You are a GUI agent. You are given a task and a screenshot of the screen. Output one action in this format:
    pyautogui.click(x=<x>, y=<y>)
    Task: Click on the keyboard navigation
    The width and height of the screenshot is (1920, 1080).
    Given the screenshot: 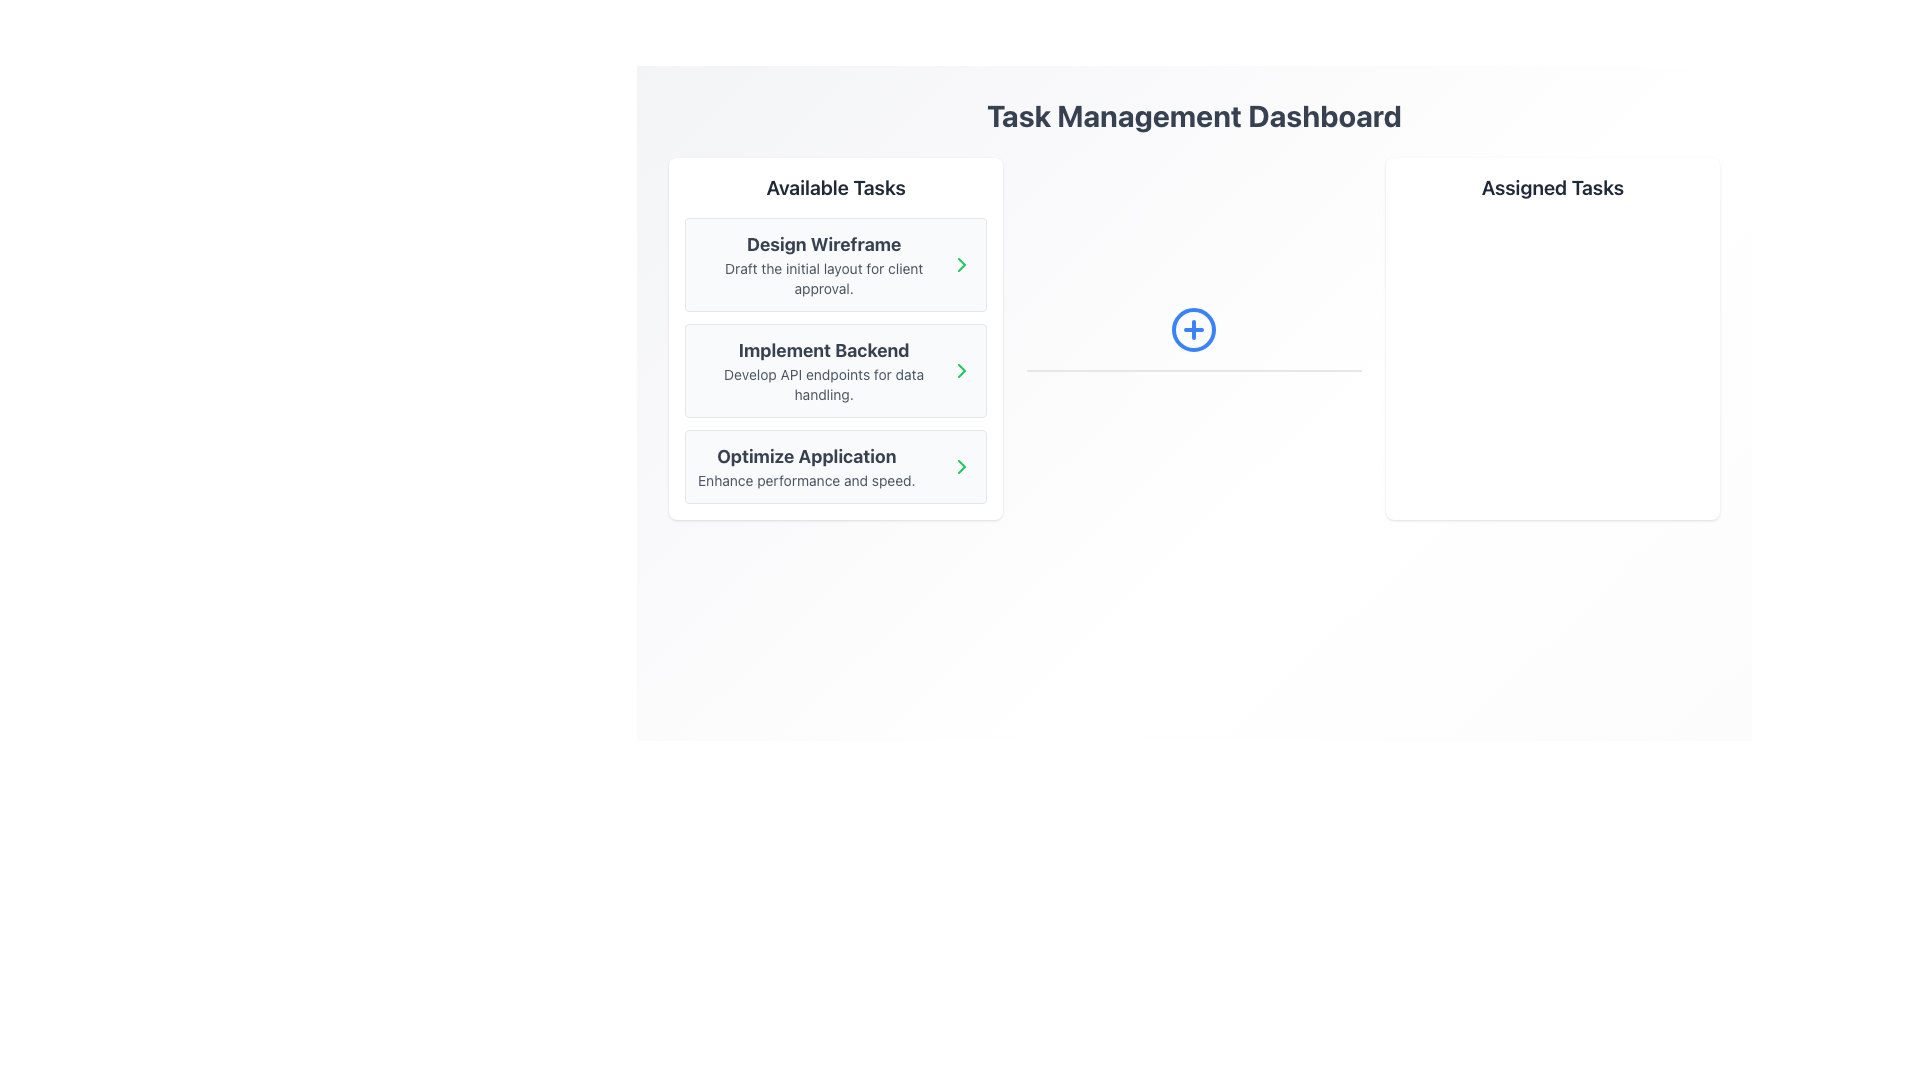 What is the action you would take?
    pyautogui.click(x=836, y=466)
    